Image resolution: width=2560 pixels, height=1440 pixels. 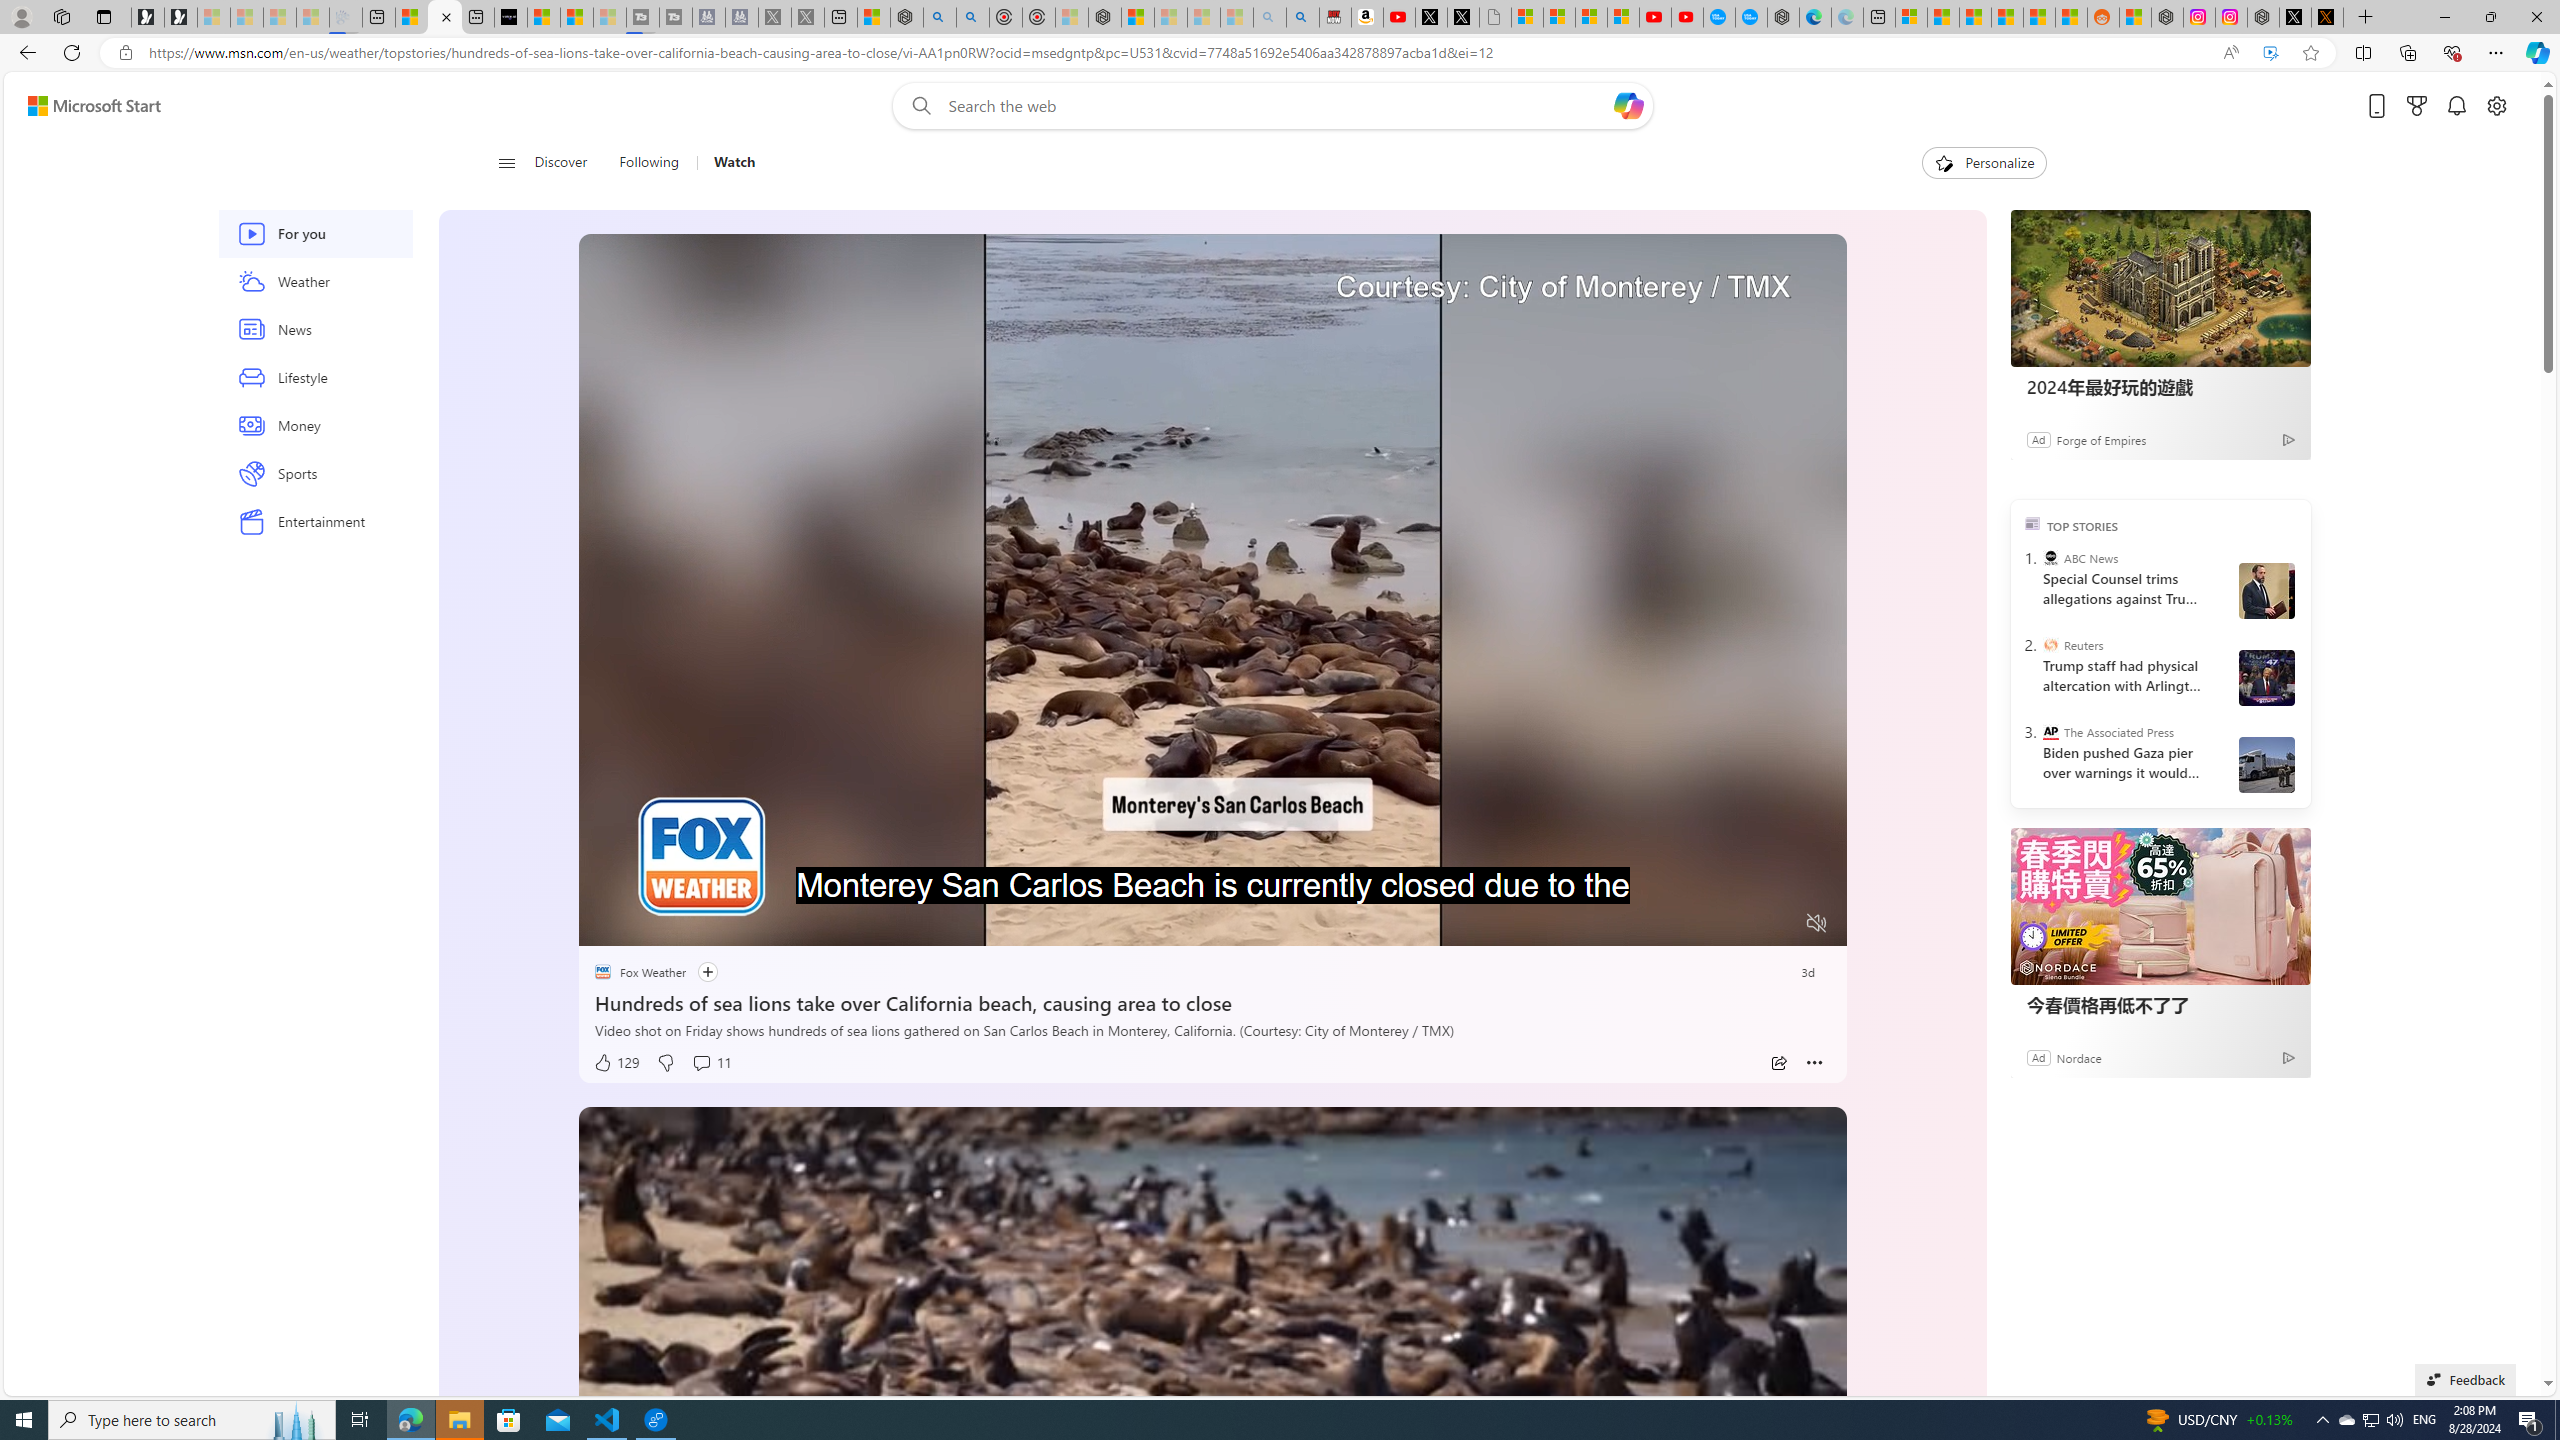 I want to click on 'Nordace (@NordaceOfficial) / X', so click(x=2295, y=16).